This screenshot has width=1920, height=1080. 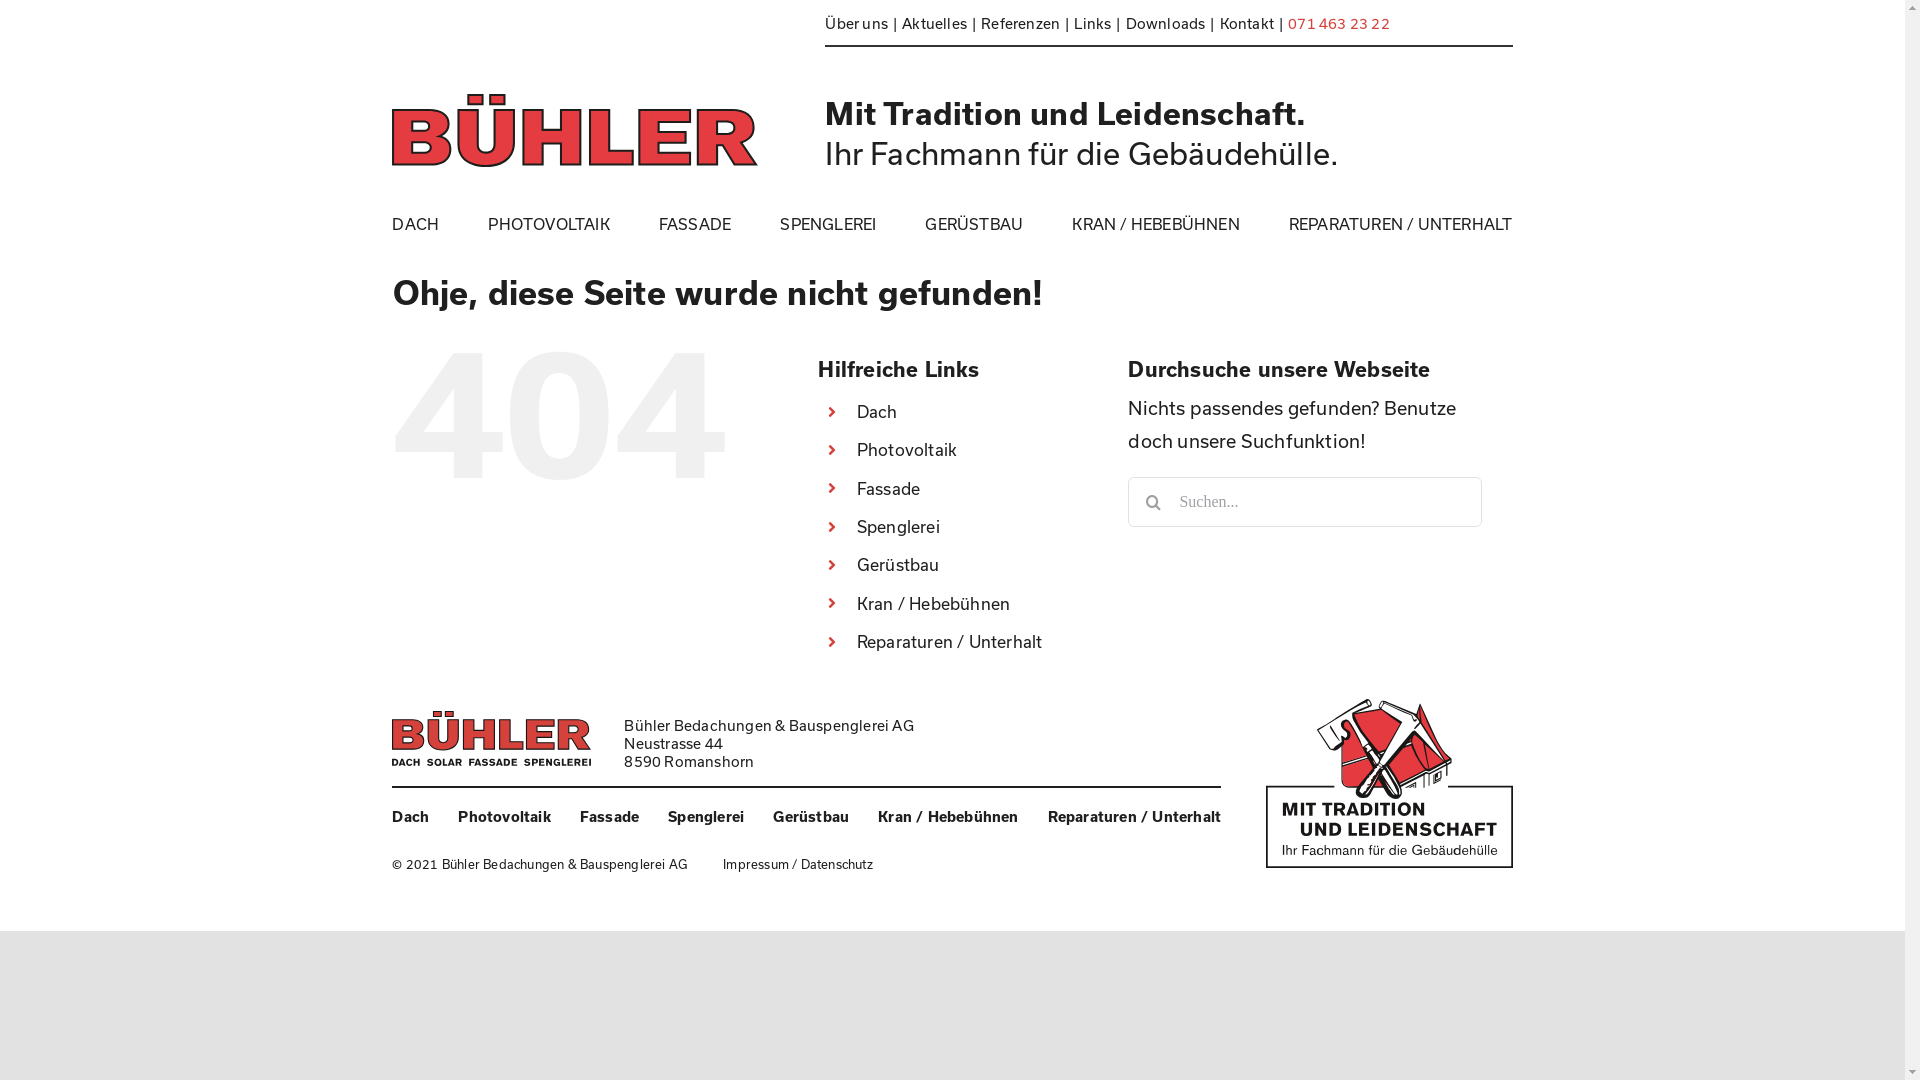 What do you see at coordinates (949, 641) in the screenshot?
I see `'Reparaturen / Unterhalt'` at bounding box center [949, 641].